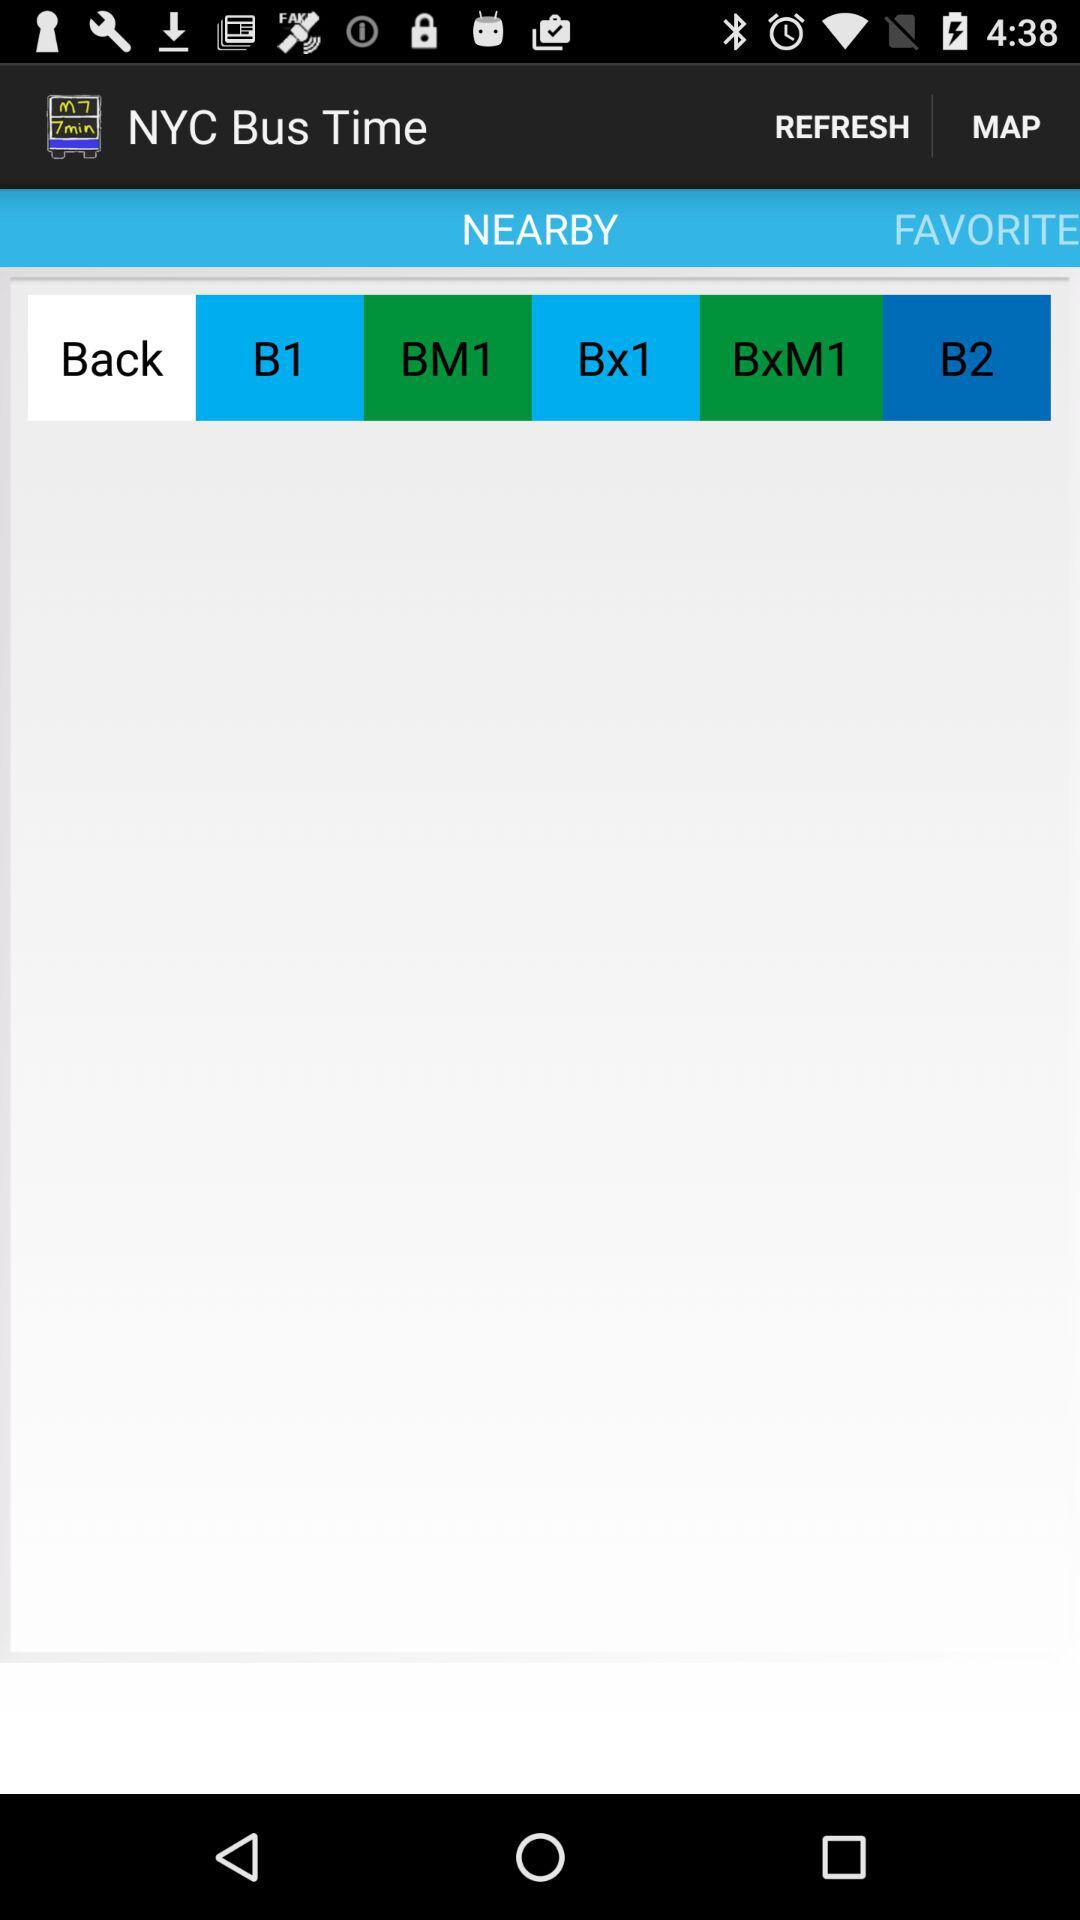 This screenshot has width=1080, height=1920. Describe the element at coordinates (790, 357) in the screenshot. I see `the app below favorite app` at that location.